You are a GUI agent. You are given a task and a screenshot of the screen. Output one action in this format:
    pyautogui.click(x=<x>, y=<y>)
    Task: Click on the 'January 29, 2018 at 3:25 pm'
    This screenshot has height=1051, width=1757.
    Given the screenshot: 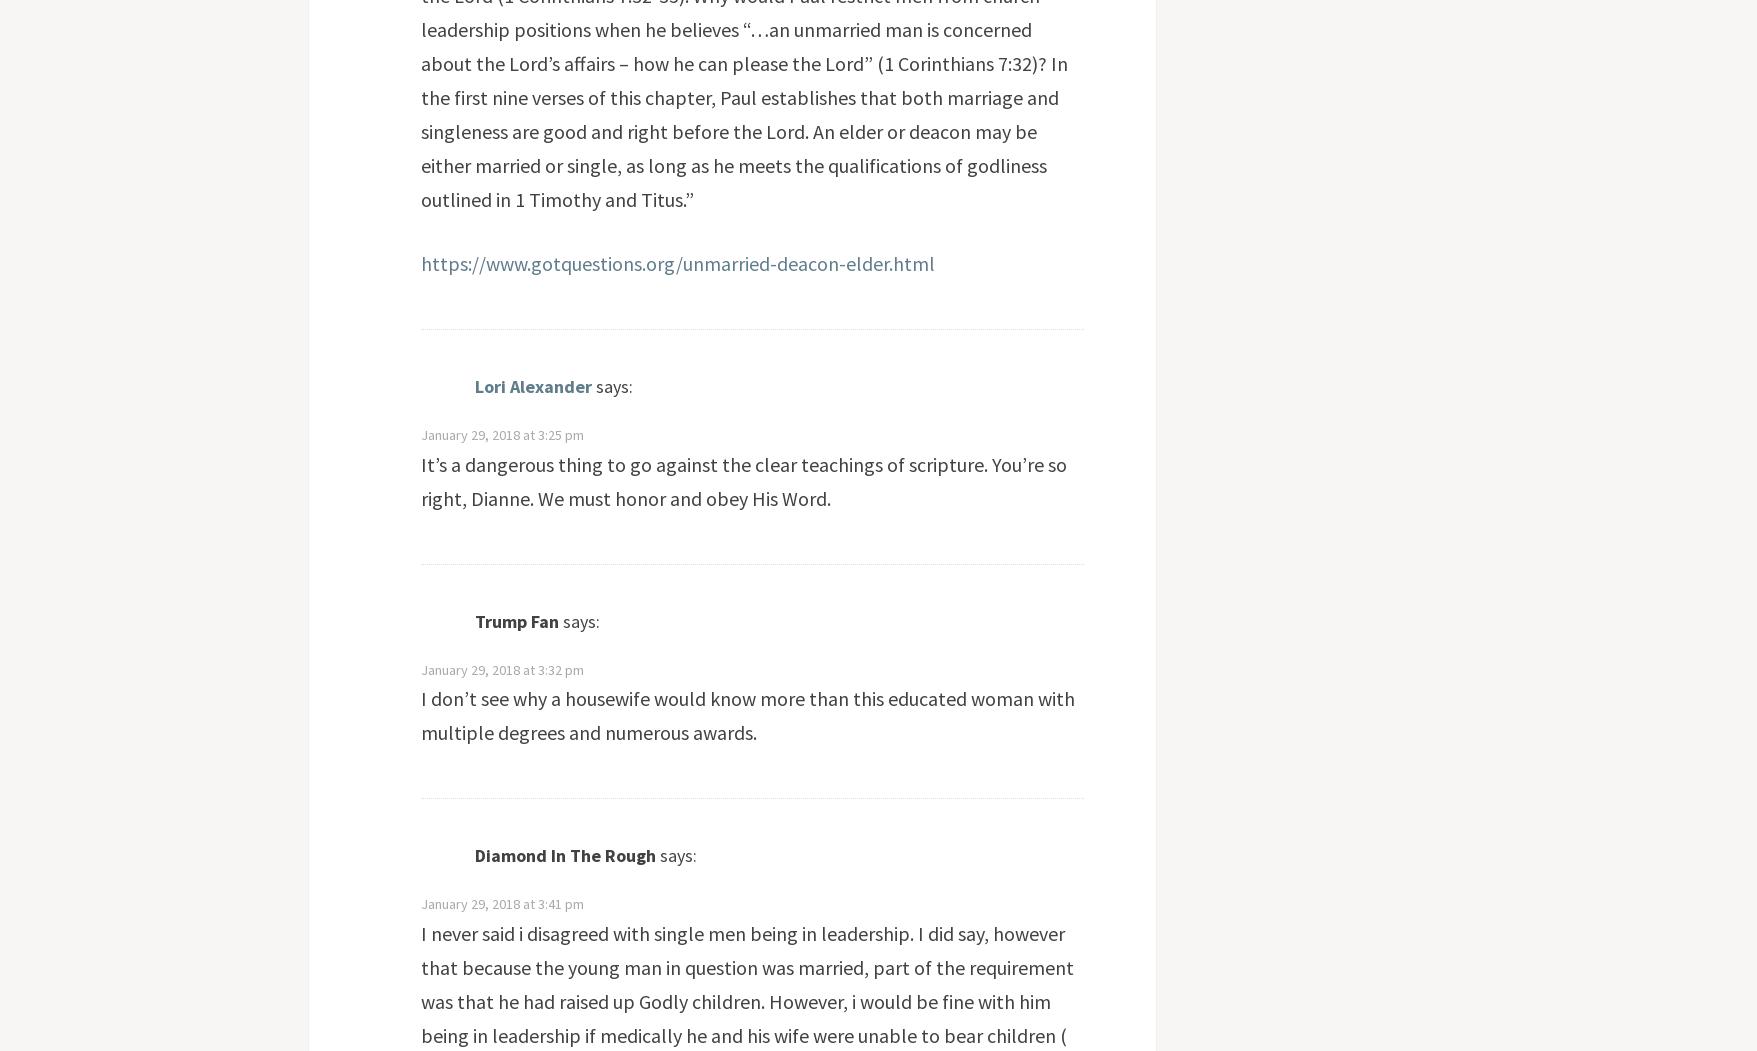 What is the action you would take?
    pyautogui.click(x=500, y=435)
    